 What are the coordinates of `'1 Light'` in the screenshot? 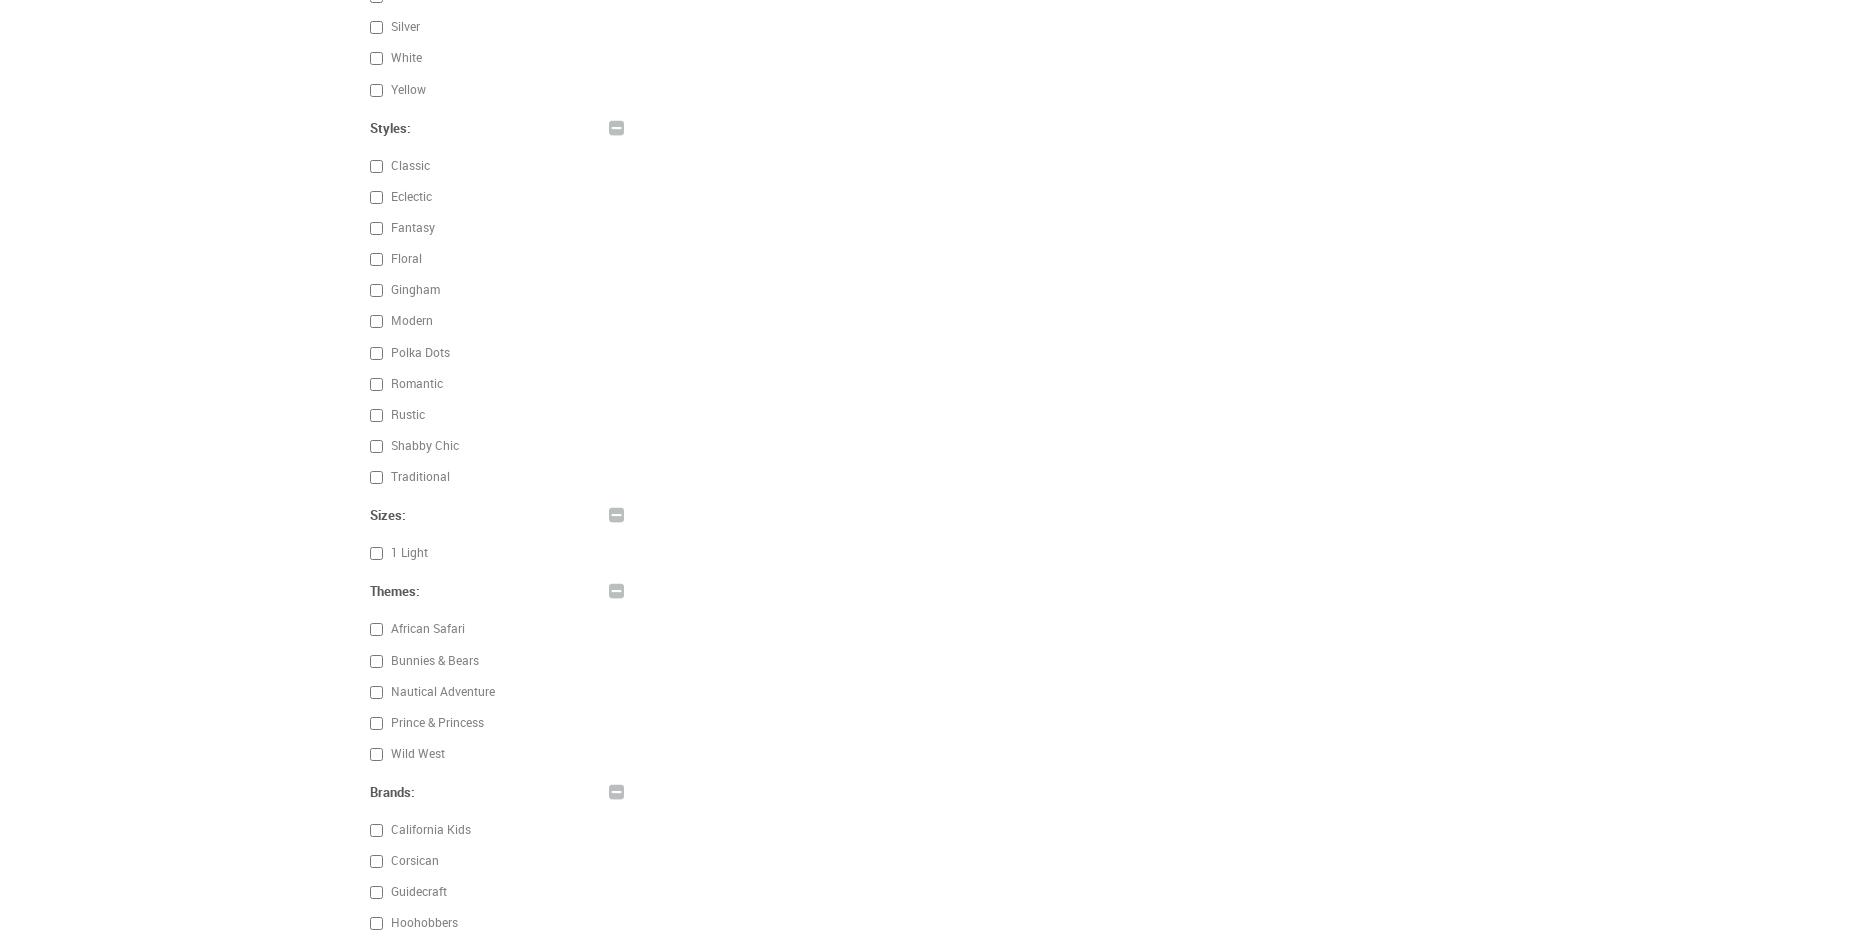 It's located at (406, 552).